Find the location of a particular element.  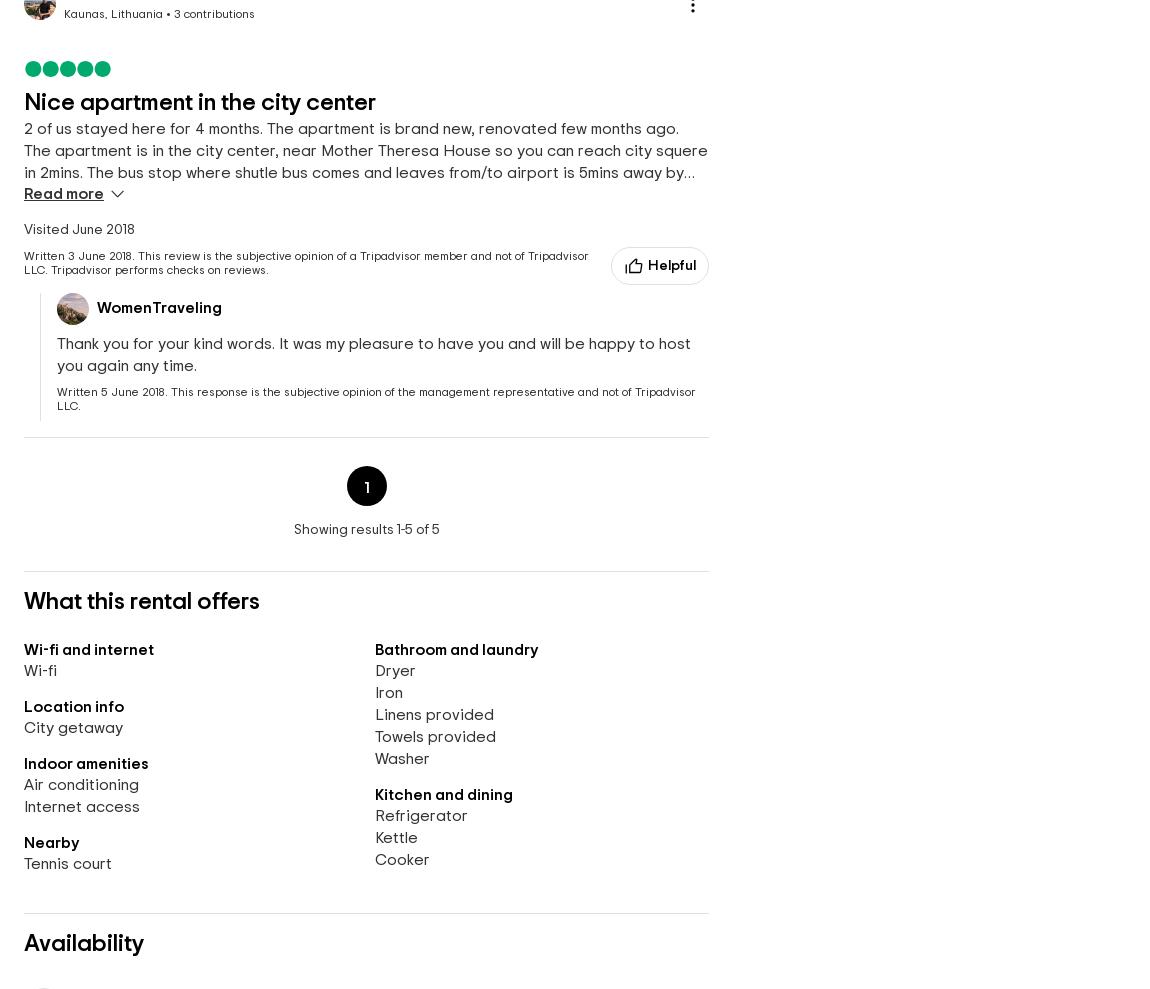

'contributions' is located at coordinates (217, 13).